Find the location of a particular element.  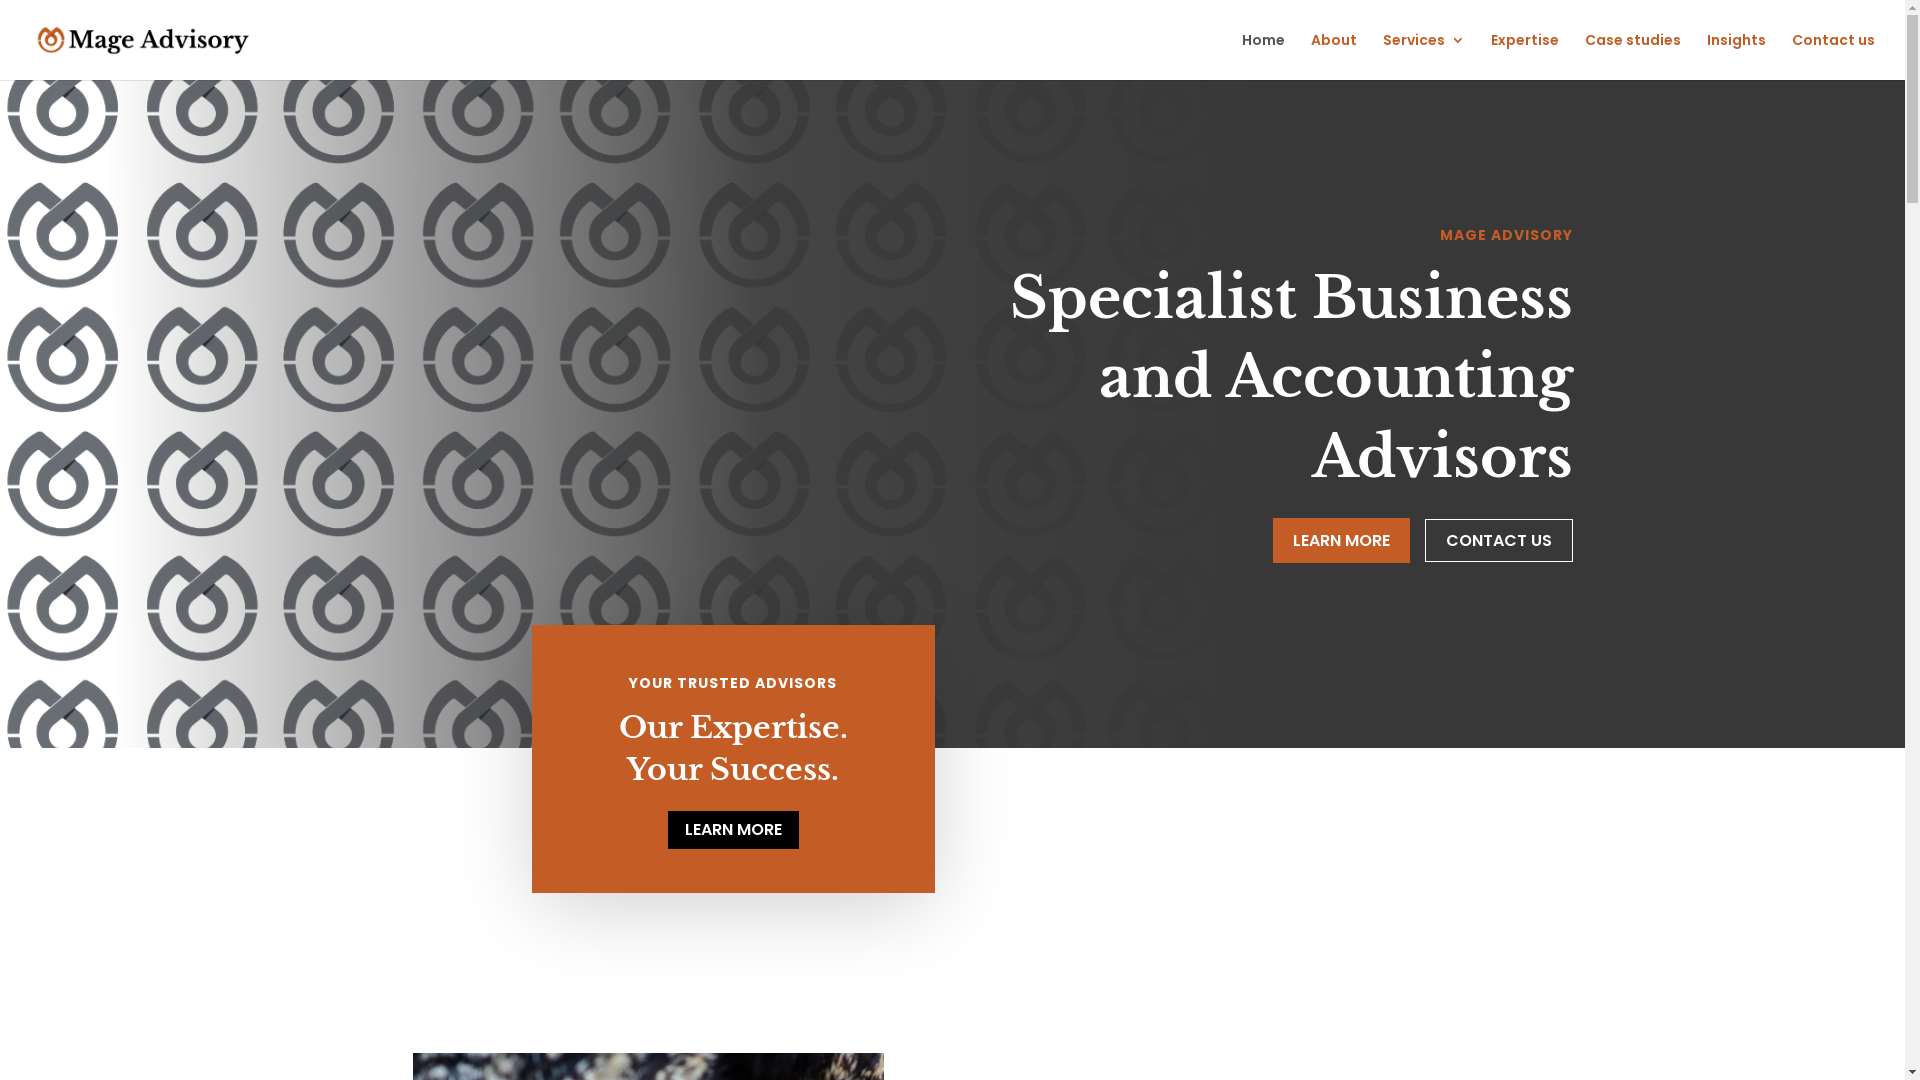

'Insights' is located at coordinates (1735, 55).